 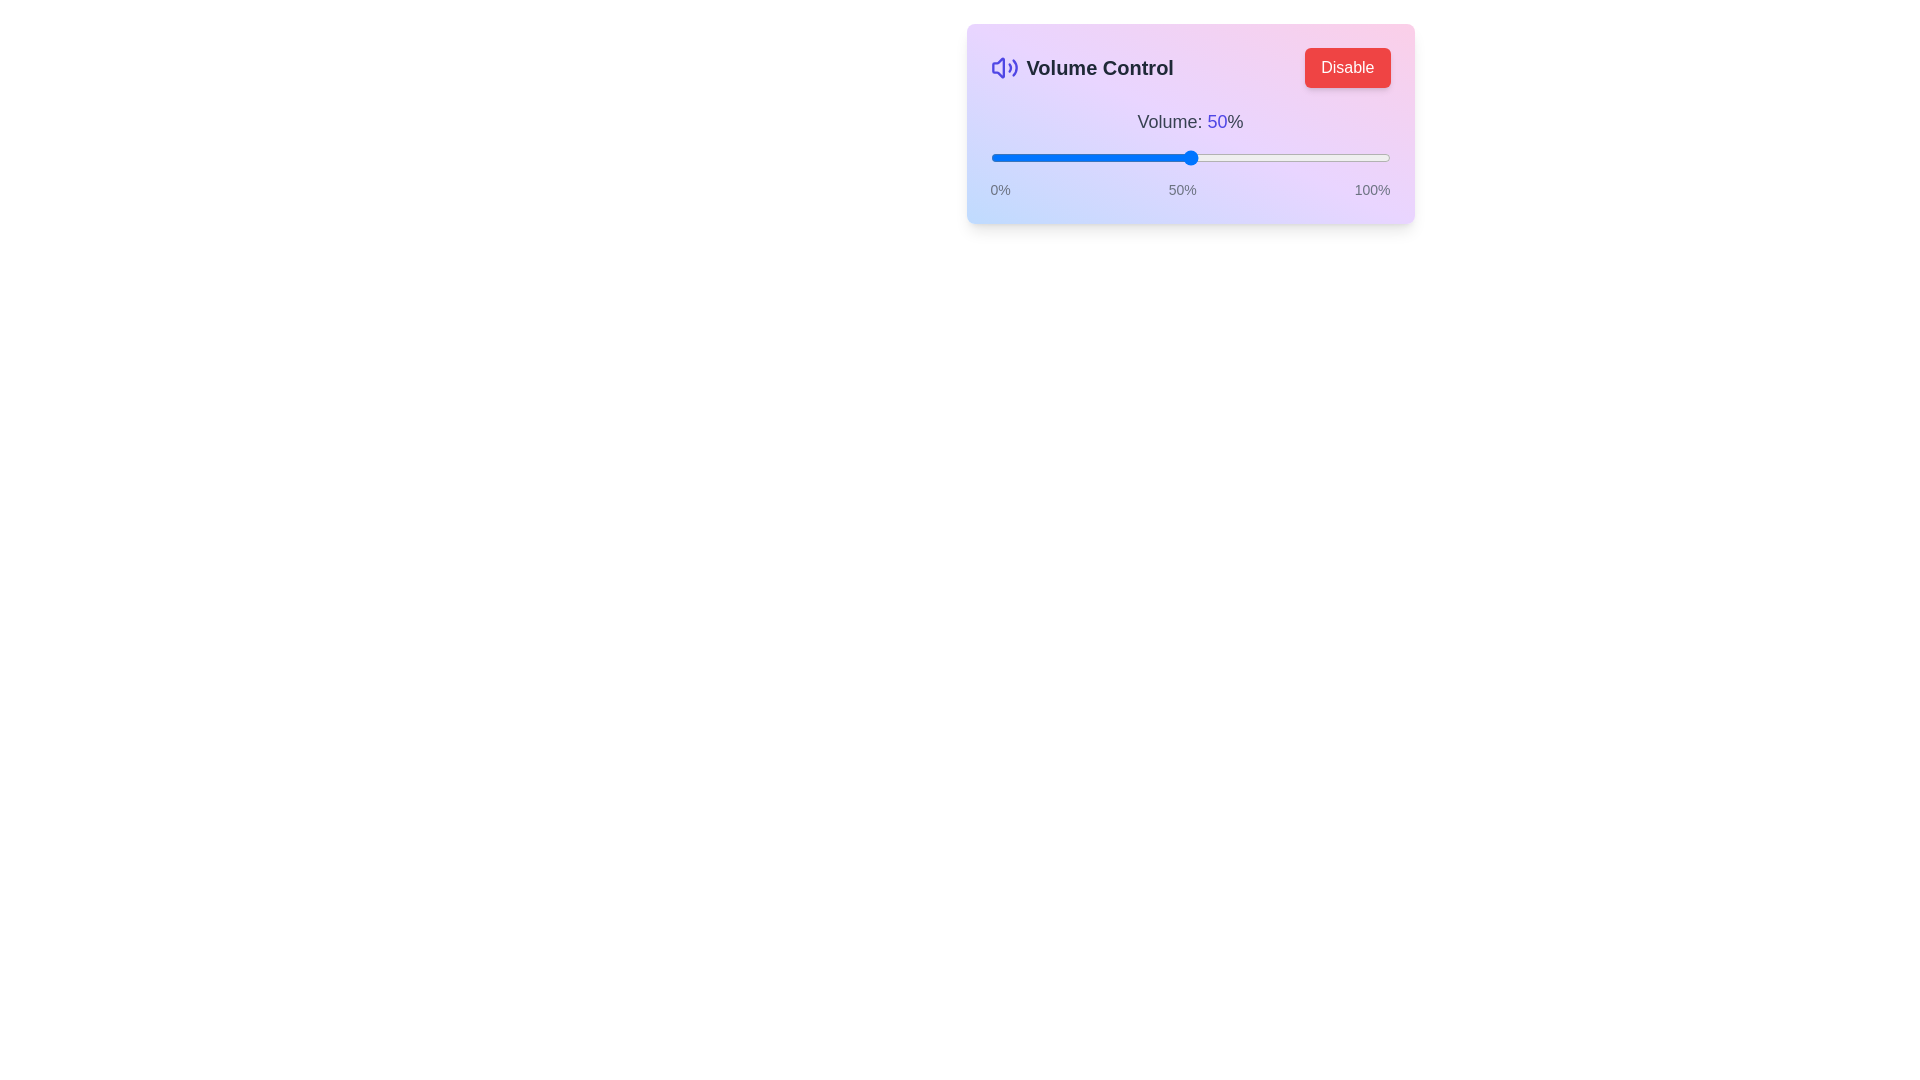 What do you see at coordinates (1004, 67) in the screenshot?
I see `the volume control icon` at bounding box center [1004, 67].